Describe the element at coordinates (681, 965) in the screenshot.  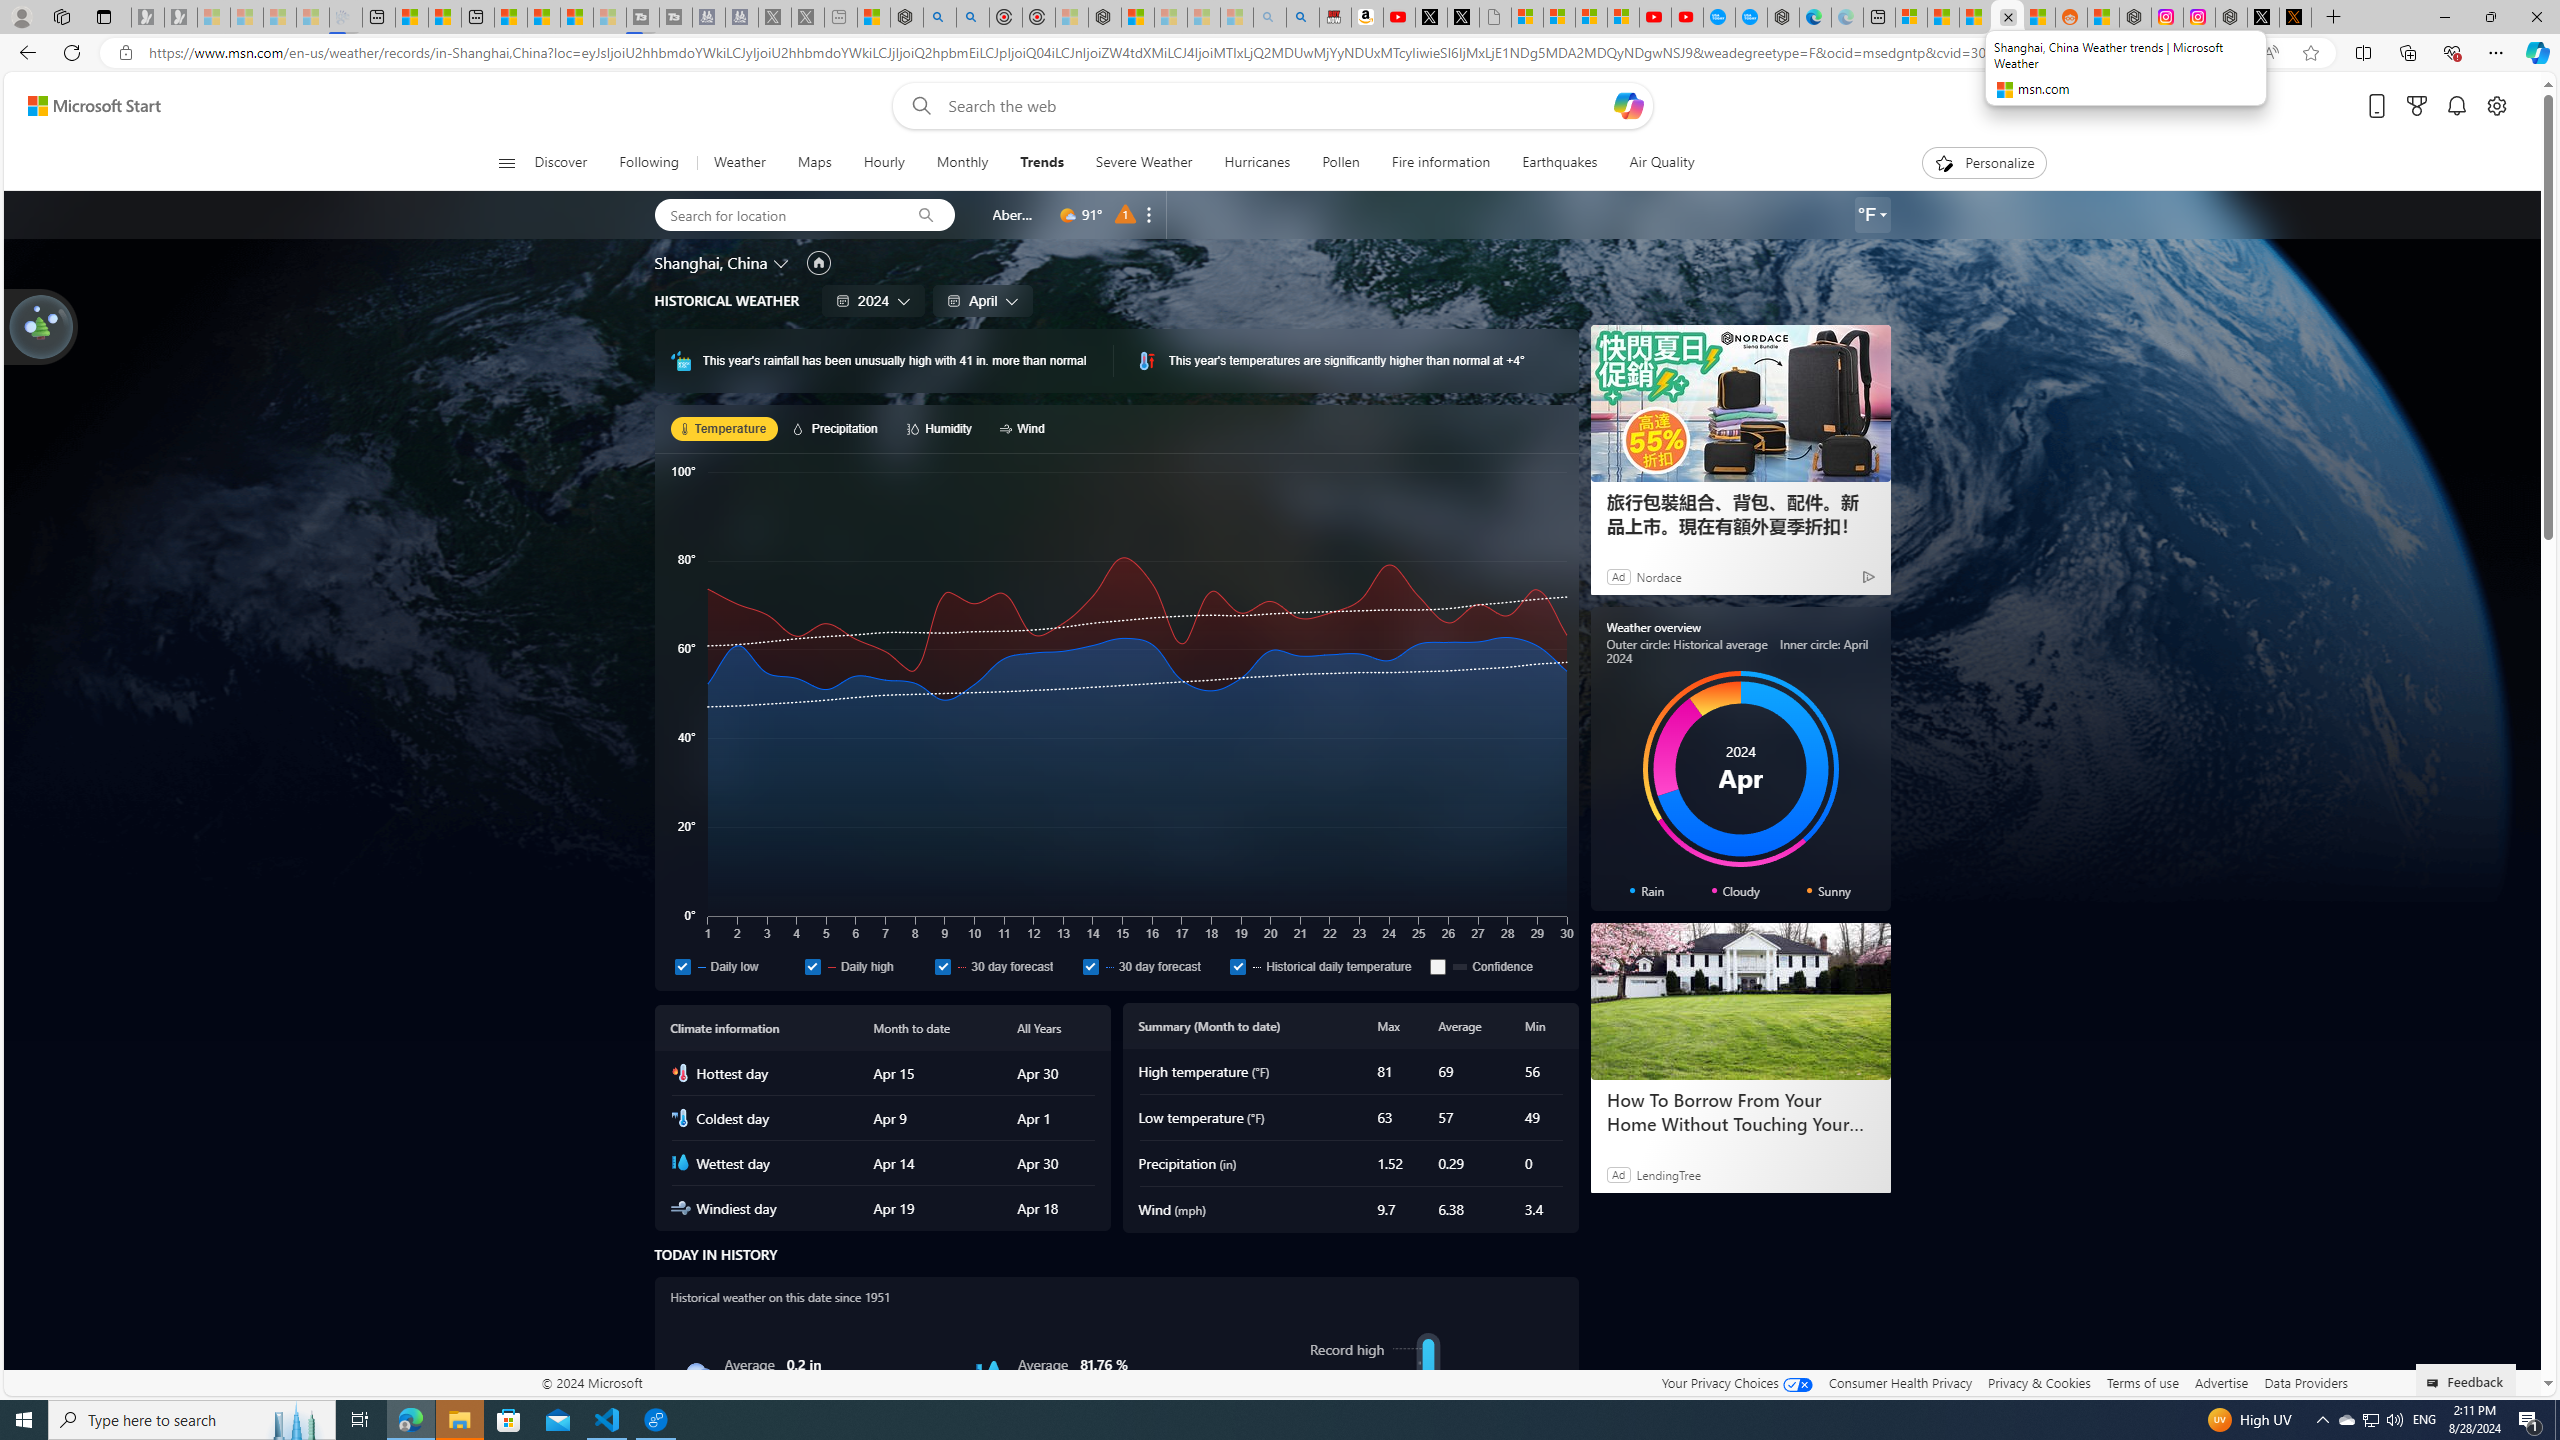
I see `'Daily low'` at that location.